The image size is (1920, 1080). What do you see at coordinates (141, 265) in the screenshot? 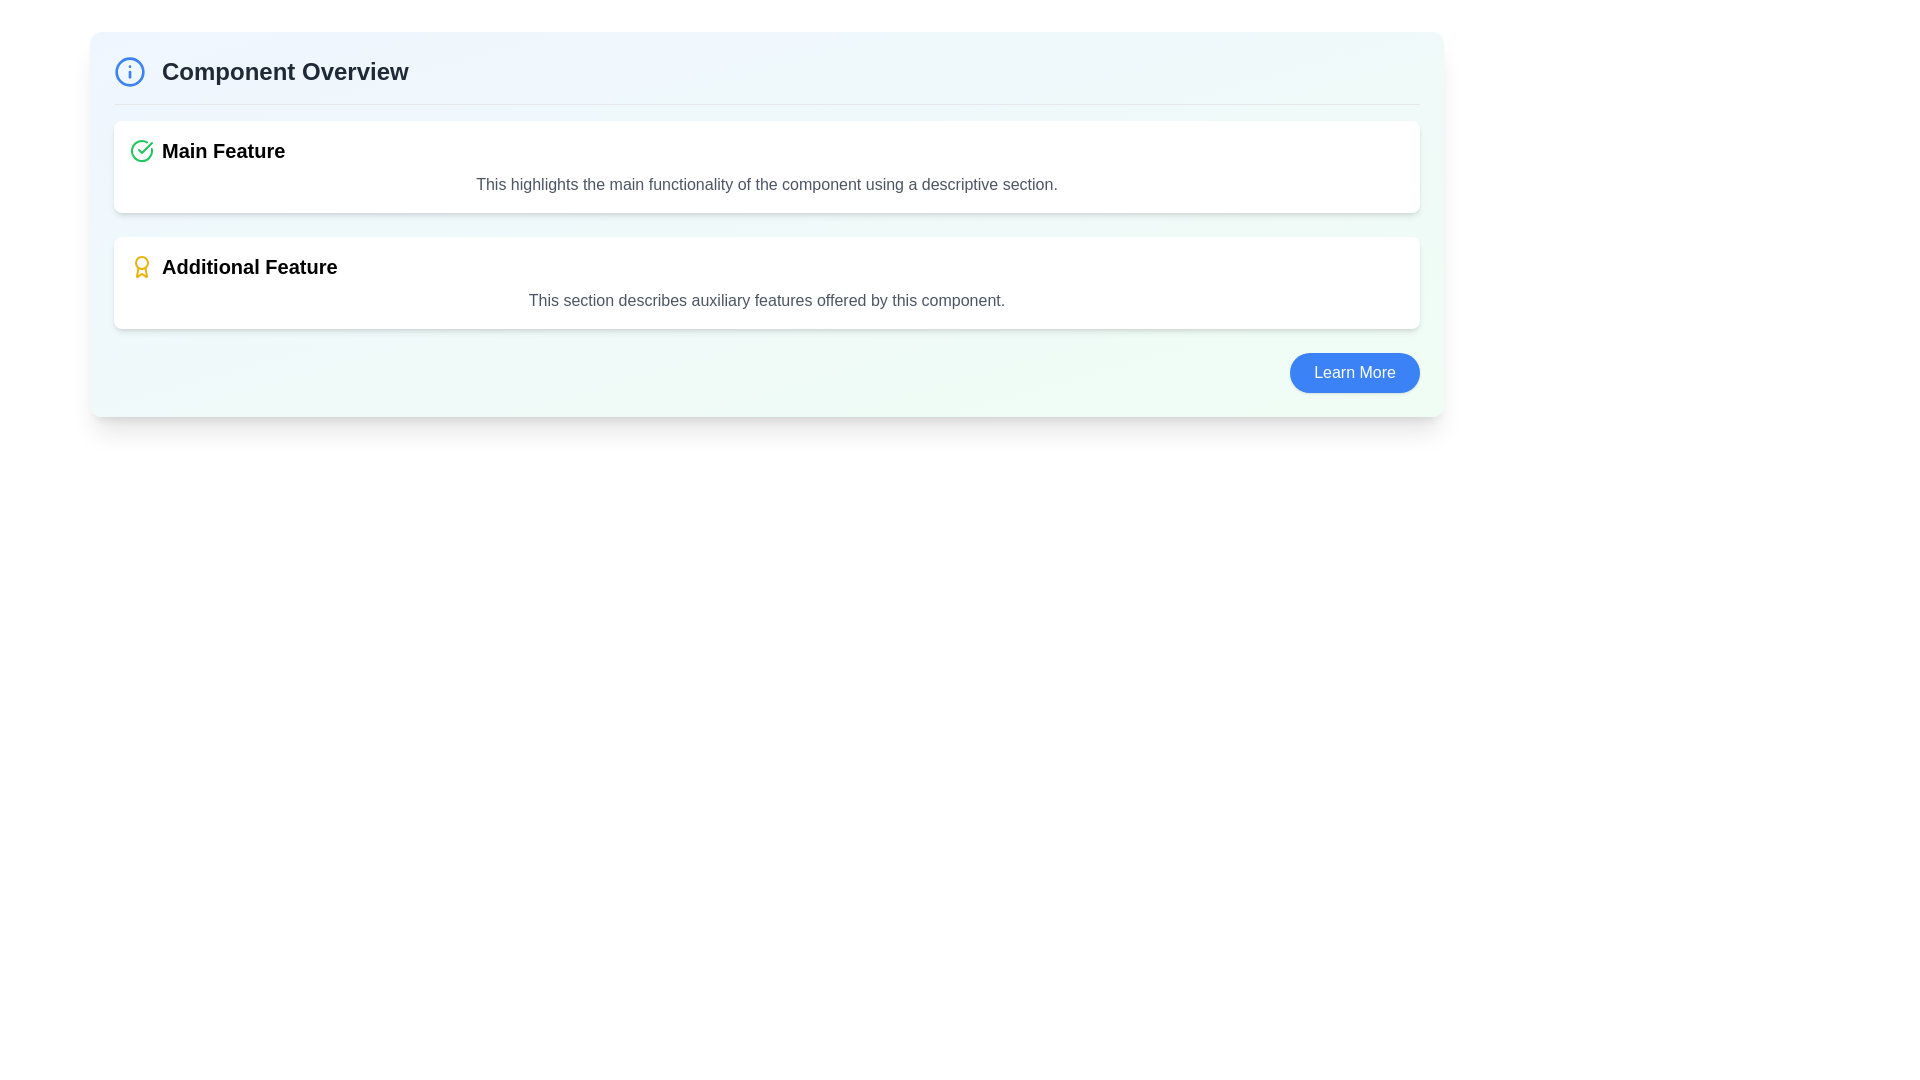
I see `the award icon located to the left of the 'Additional Feature' text in the second row of the 'Component Overview' section` at bounding box center [141, 265].